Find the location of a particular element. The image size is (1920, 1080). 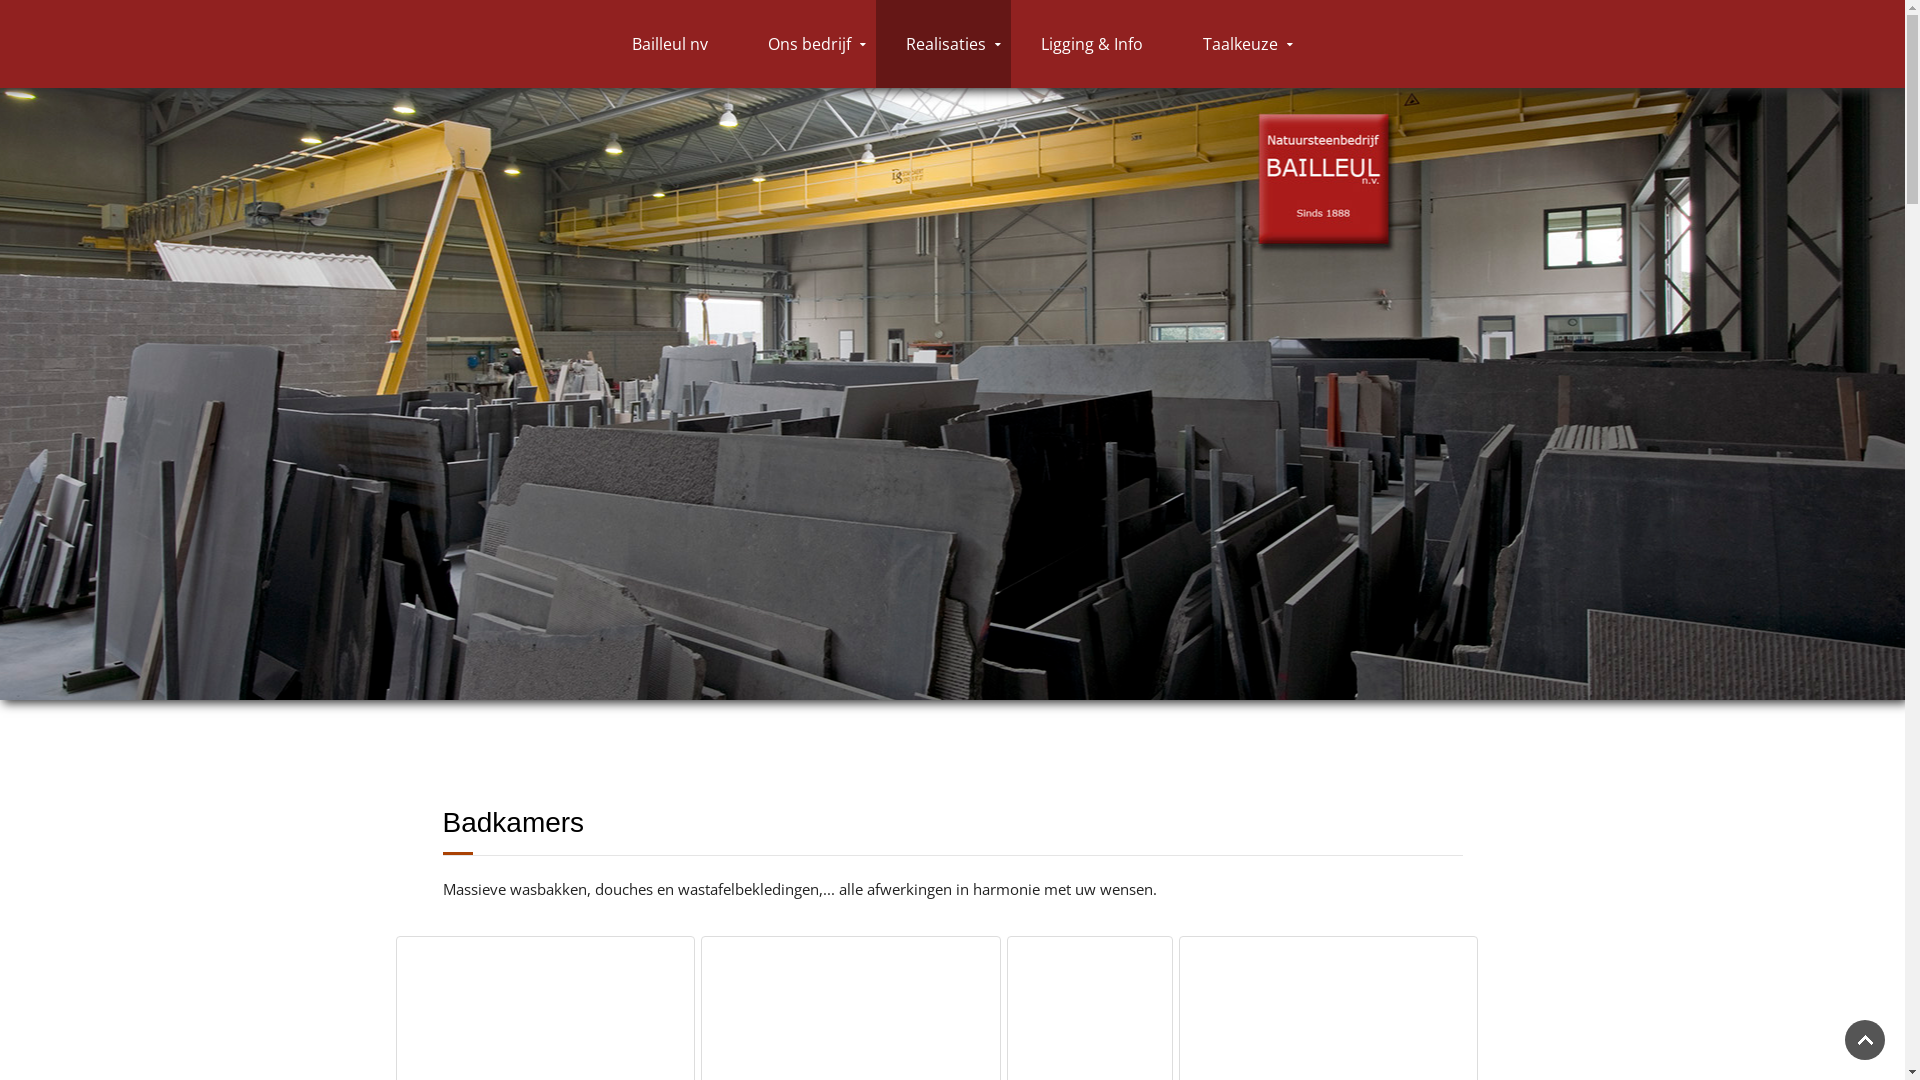

'Ons bedrijf' is located at coordinates (737, 43).